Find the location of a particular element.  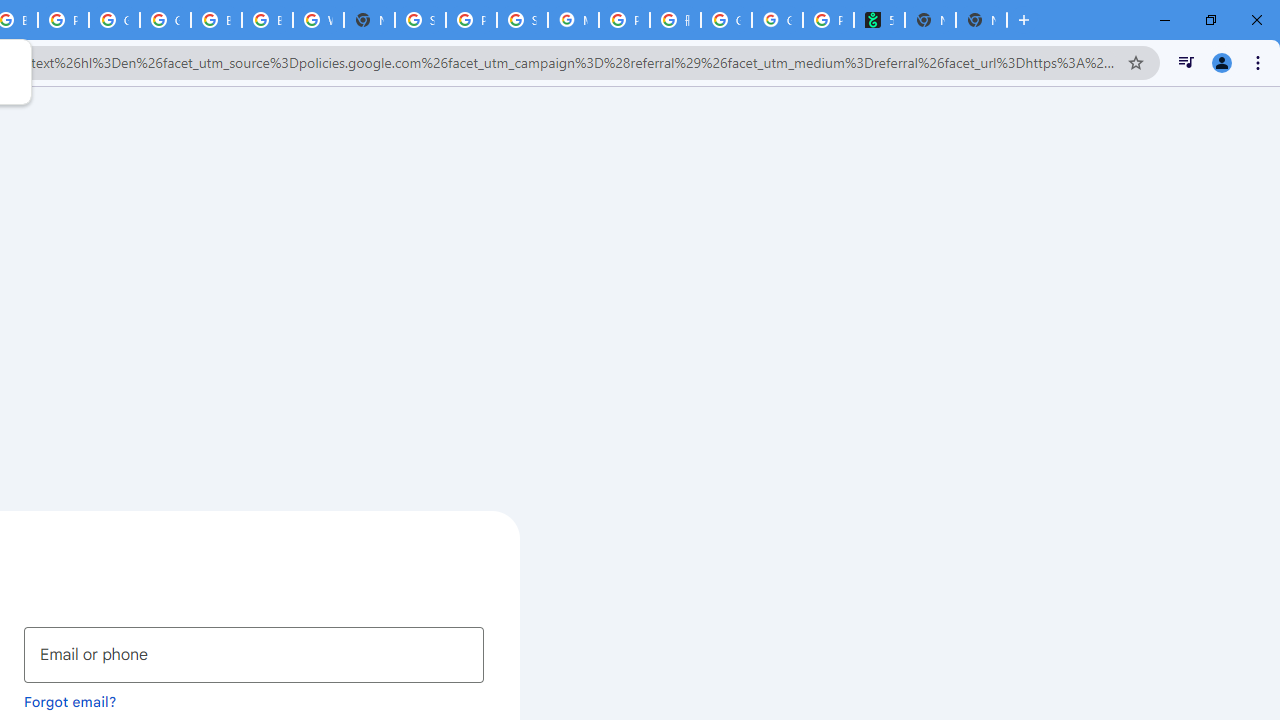

'Browse Chrome as a guest - Computer - Google Chrome Help' is located at coordinates (216, 20).